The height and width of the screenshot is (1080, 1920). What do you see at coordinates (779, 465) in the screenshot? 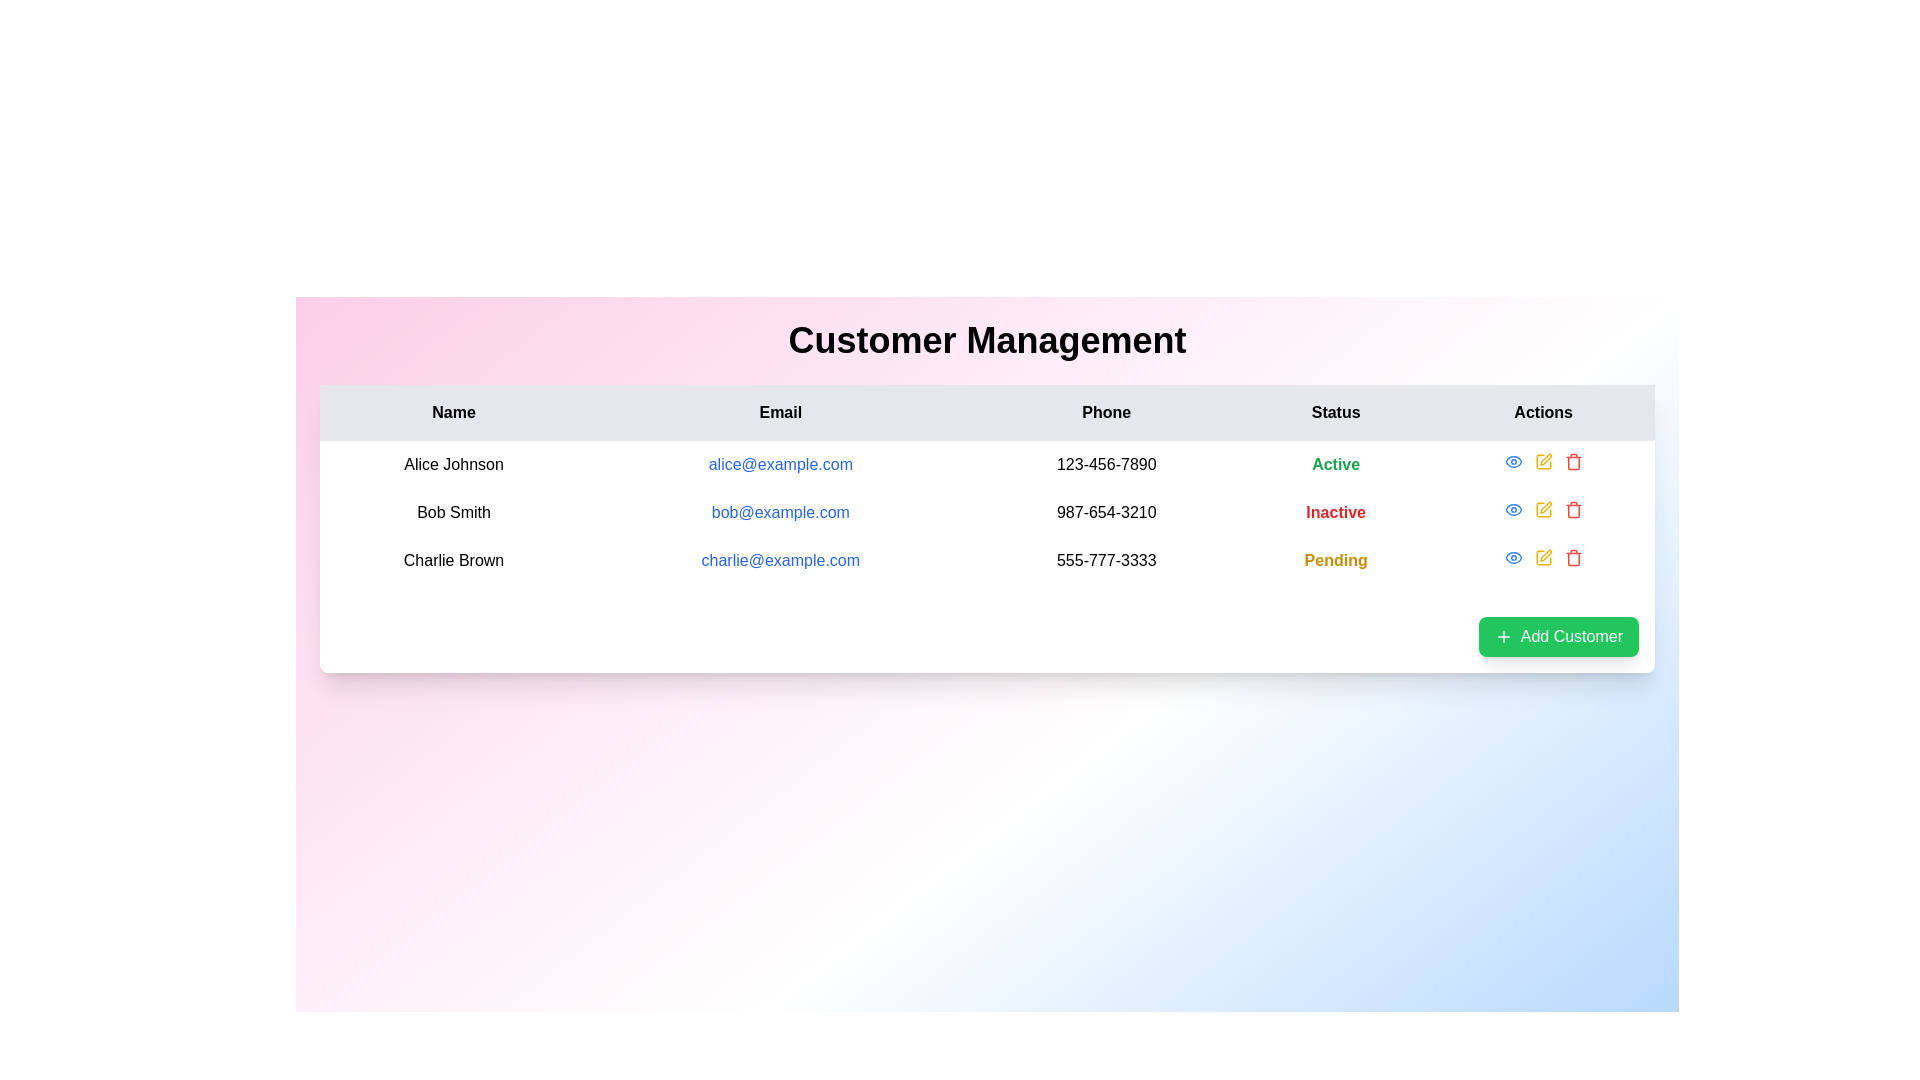
I see `the text link displaying 'alice@example.com'` at bounding box center [779, 465].